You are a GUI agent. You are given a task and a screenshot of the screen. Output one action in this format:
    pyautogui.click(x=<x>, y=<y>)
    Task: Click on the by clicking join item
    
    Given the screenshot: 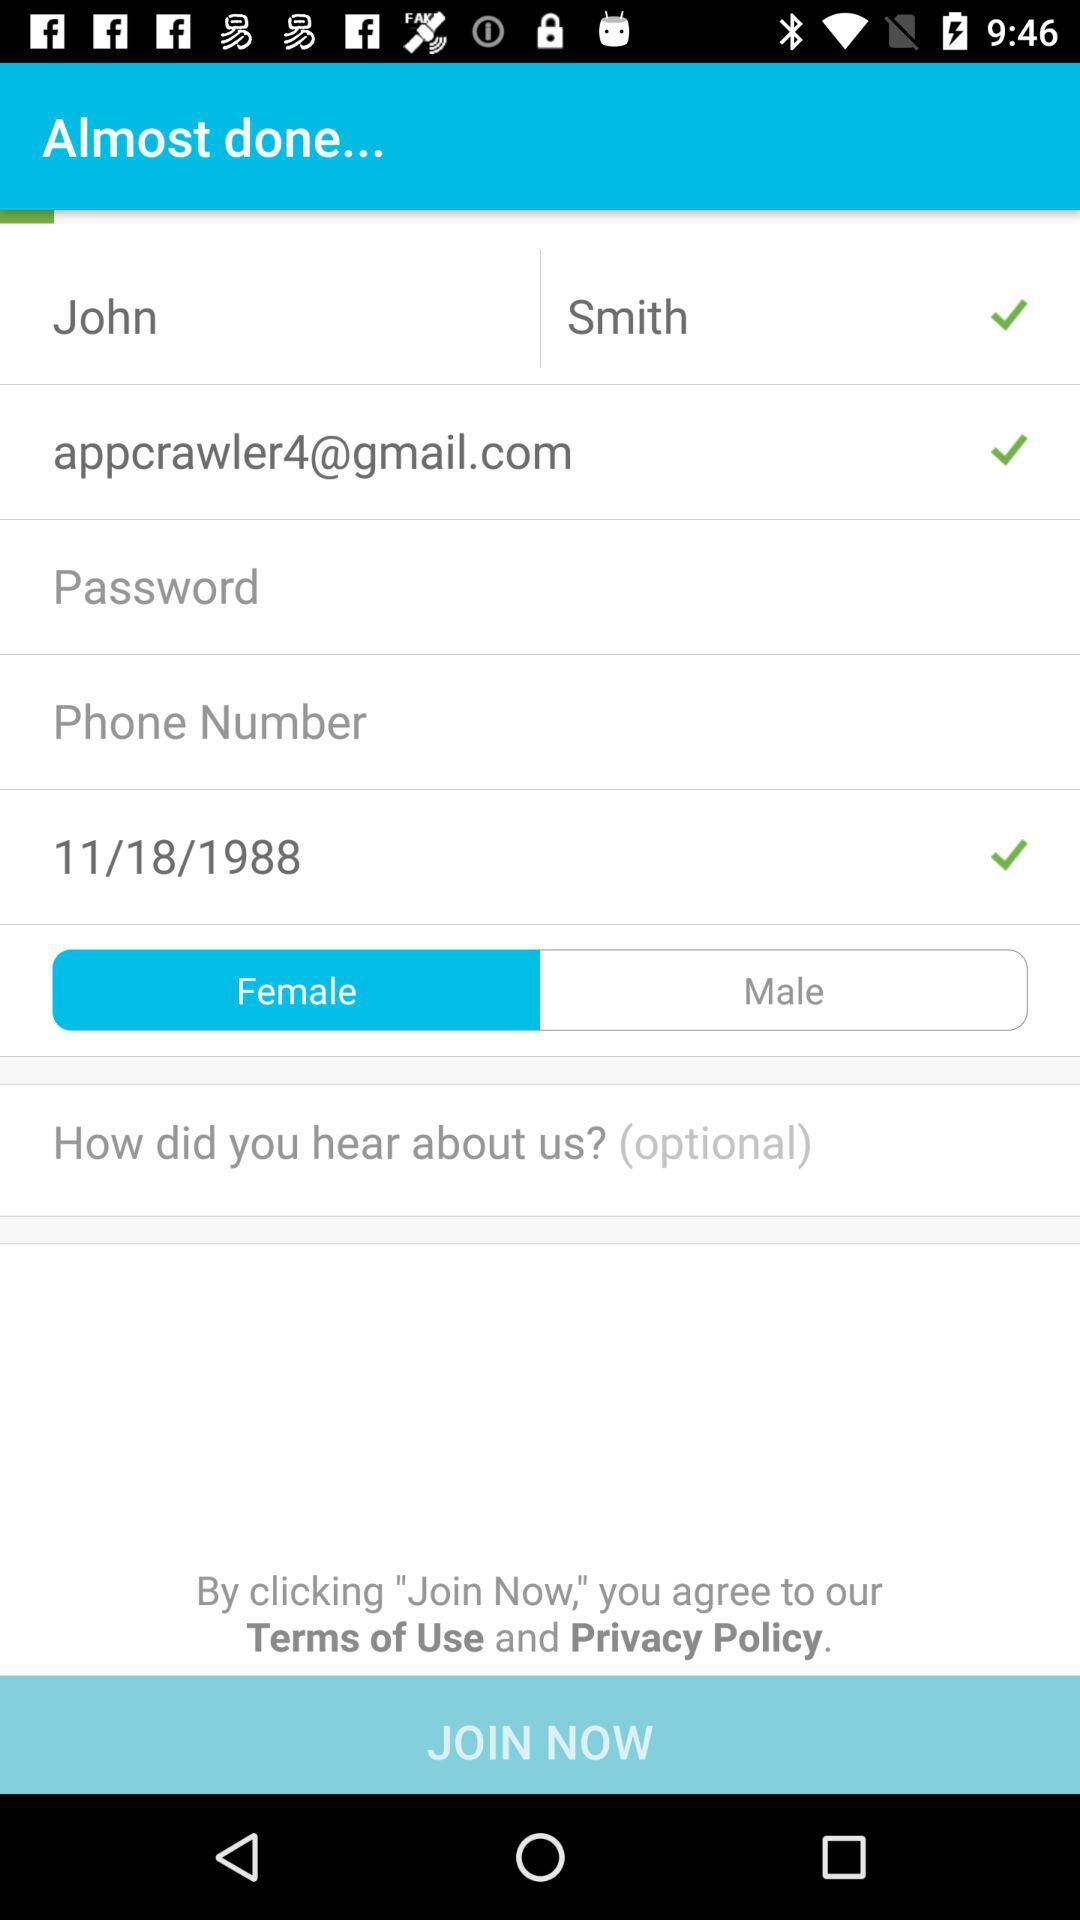 What is the action you would take?
    pyautogui.click(x=538, y=1612)
    